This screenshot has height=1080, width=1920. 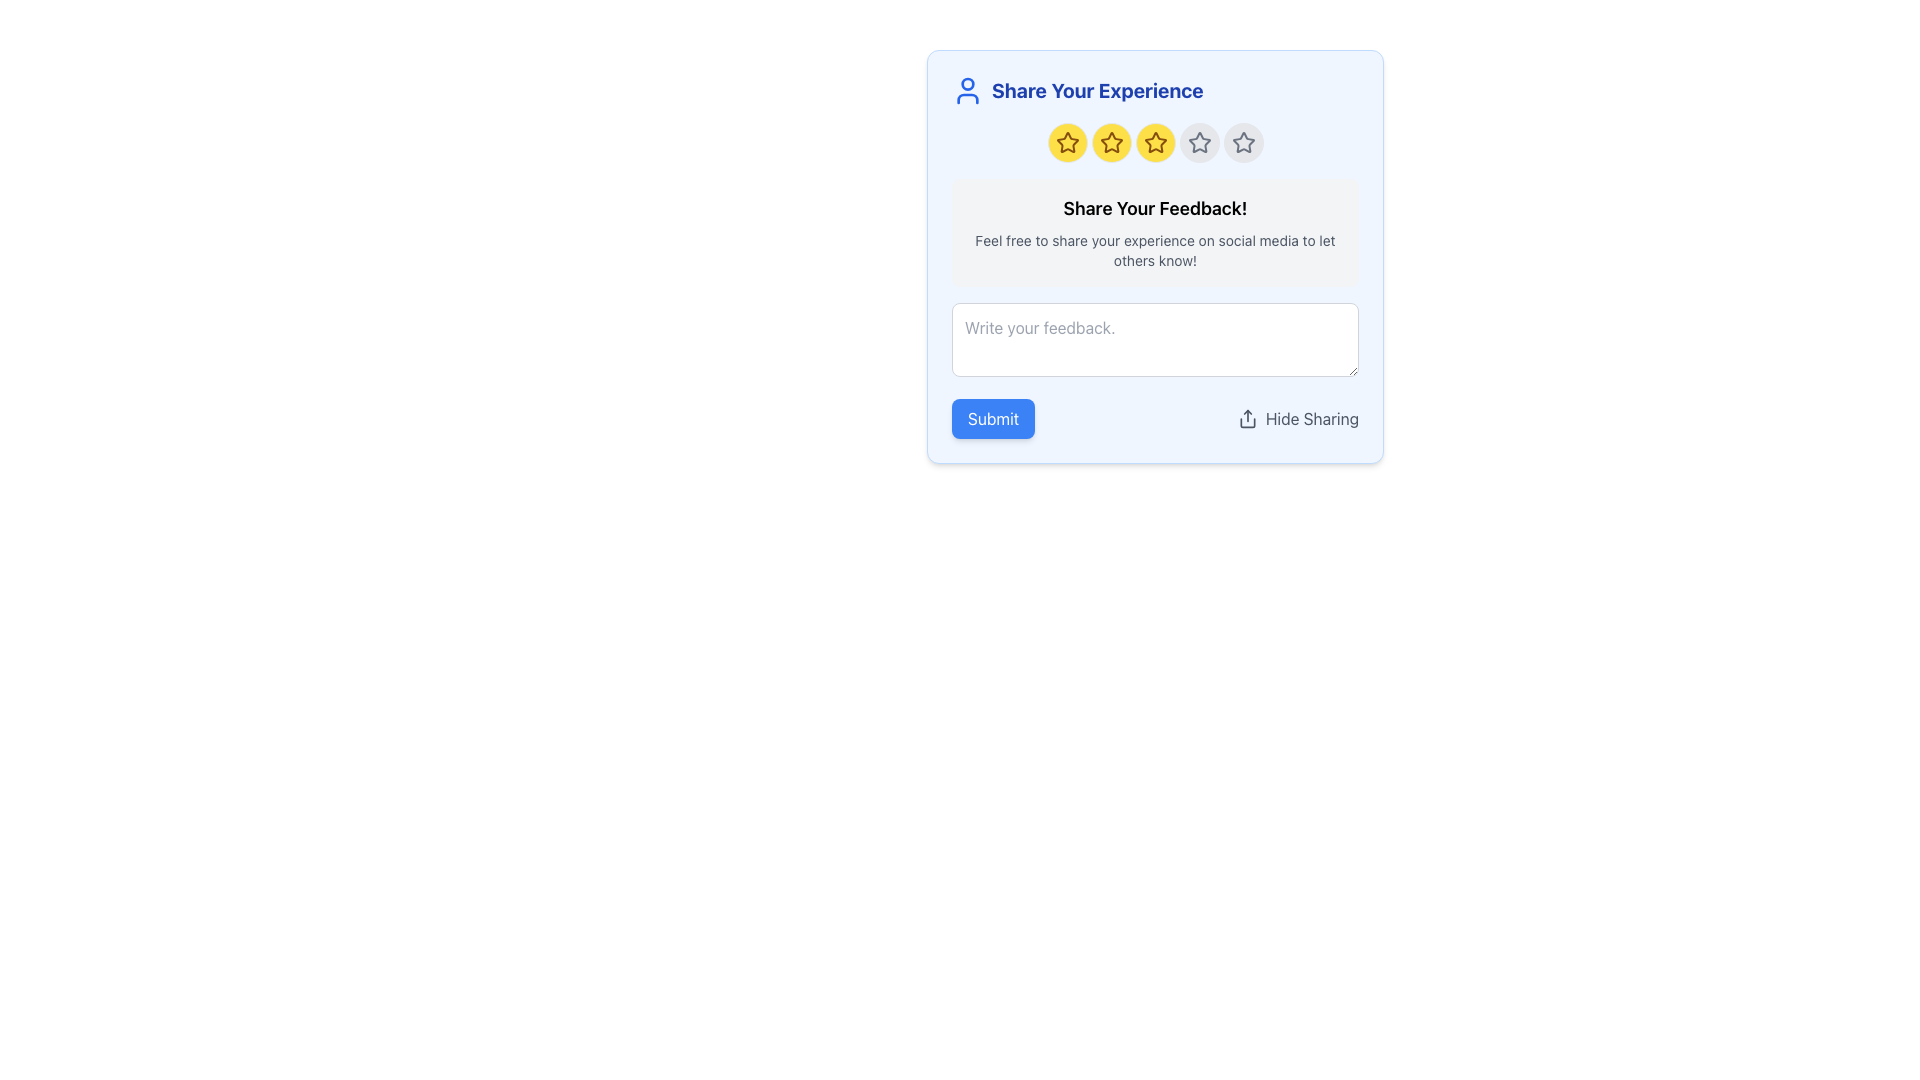 I want to click on the circular button with a light gray background and gray star icon, located at the right end of a row of five buttons in the 'Share Your Experience' feedback section, so click(x=1242, y=141).